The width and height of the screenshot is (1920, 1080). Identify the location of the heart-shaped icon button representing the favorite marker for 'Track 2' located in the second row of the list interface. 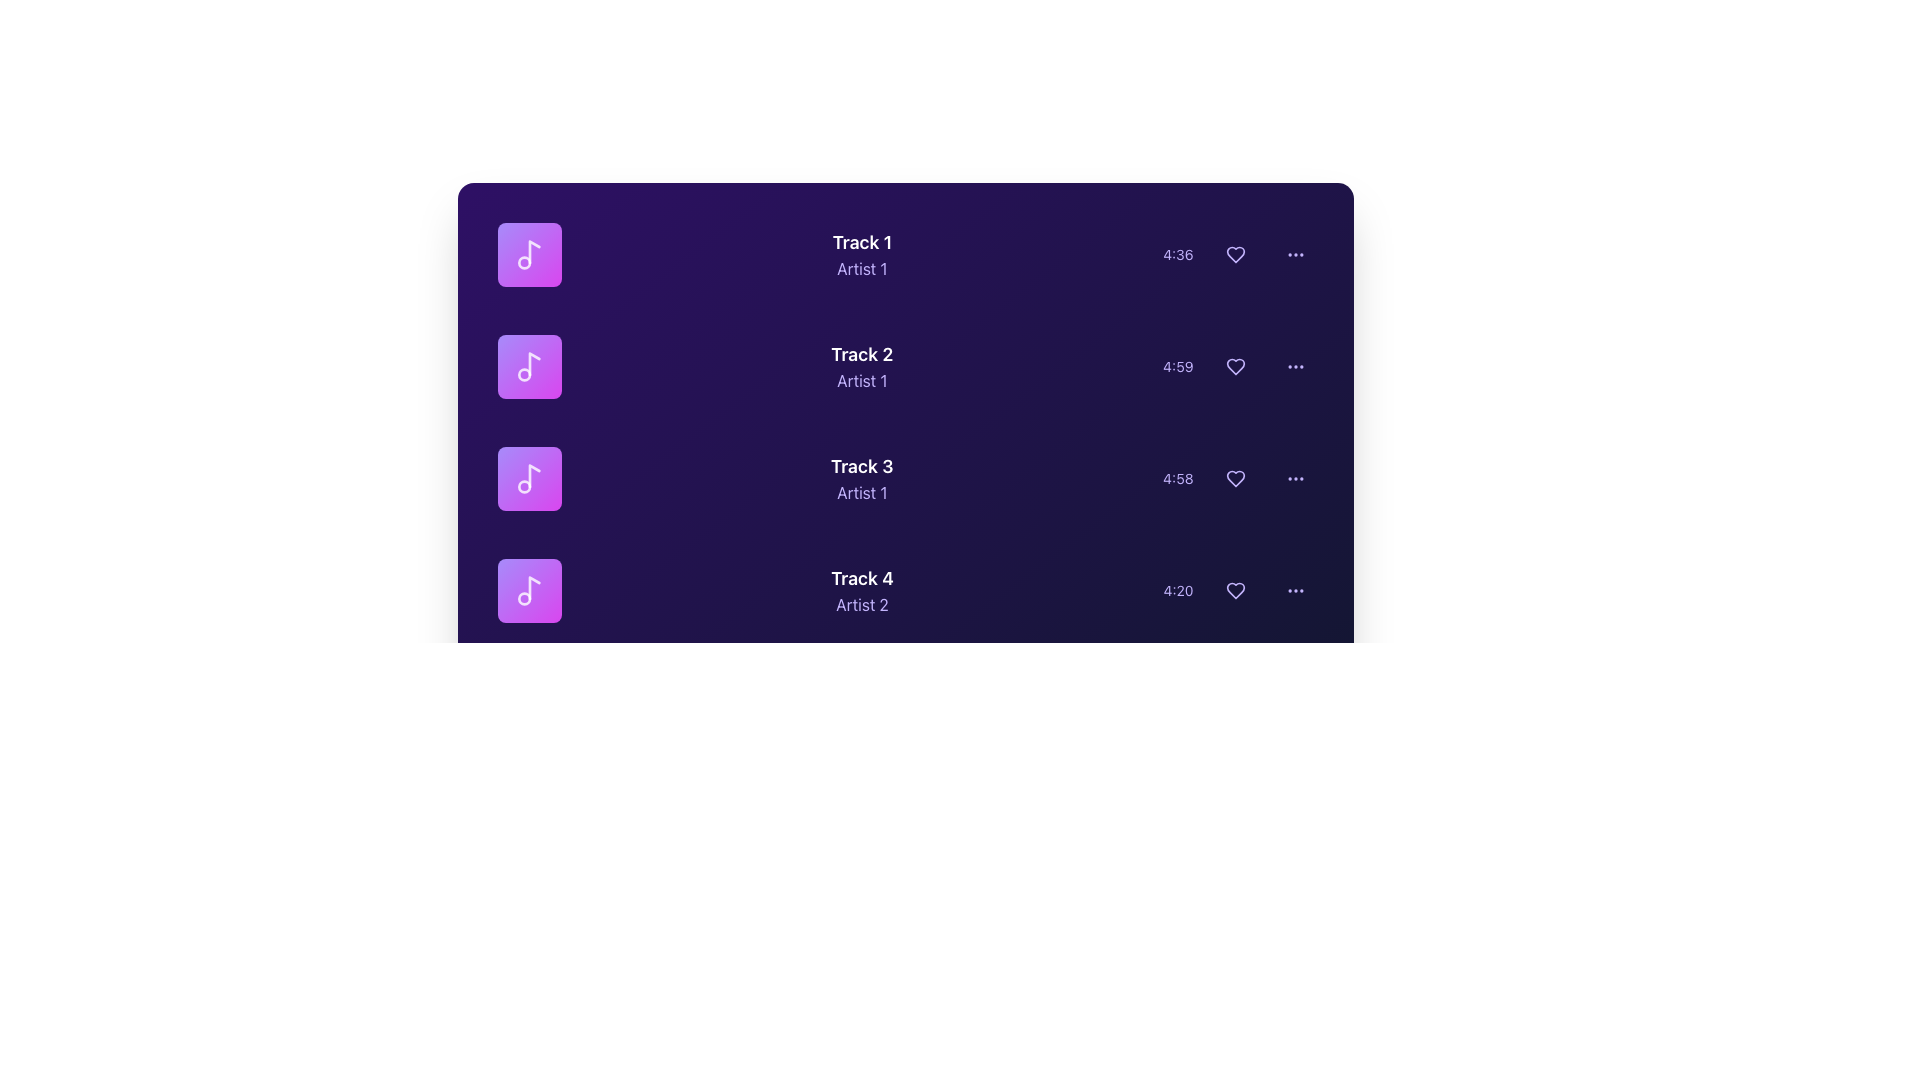
(1234, 366).